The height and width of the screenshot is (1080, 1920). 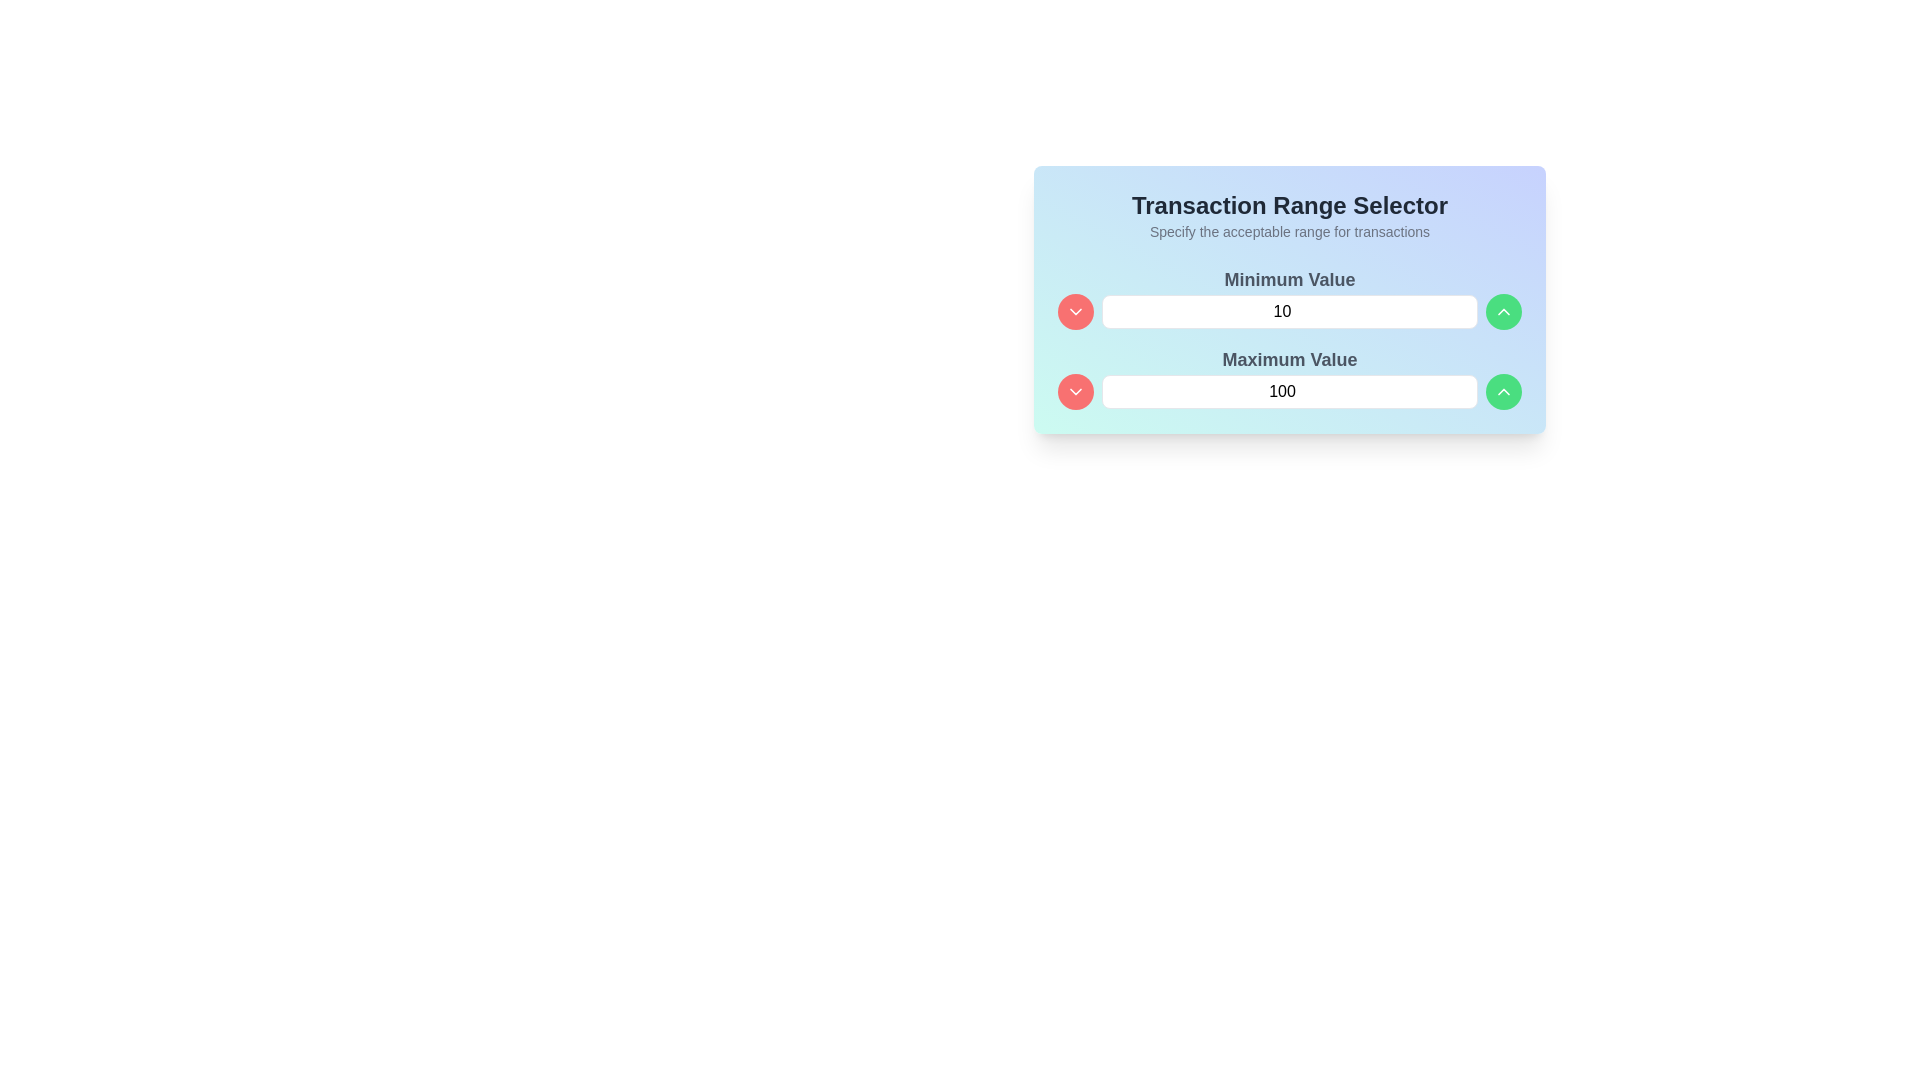 What do you see at coordinates (1074, 312) in the screenshot?
I see `the Button with an embedded icon located on the left side next to the 'Minimum Value' input field for keyboard accessibility` at bounding box center [1074, 312].